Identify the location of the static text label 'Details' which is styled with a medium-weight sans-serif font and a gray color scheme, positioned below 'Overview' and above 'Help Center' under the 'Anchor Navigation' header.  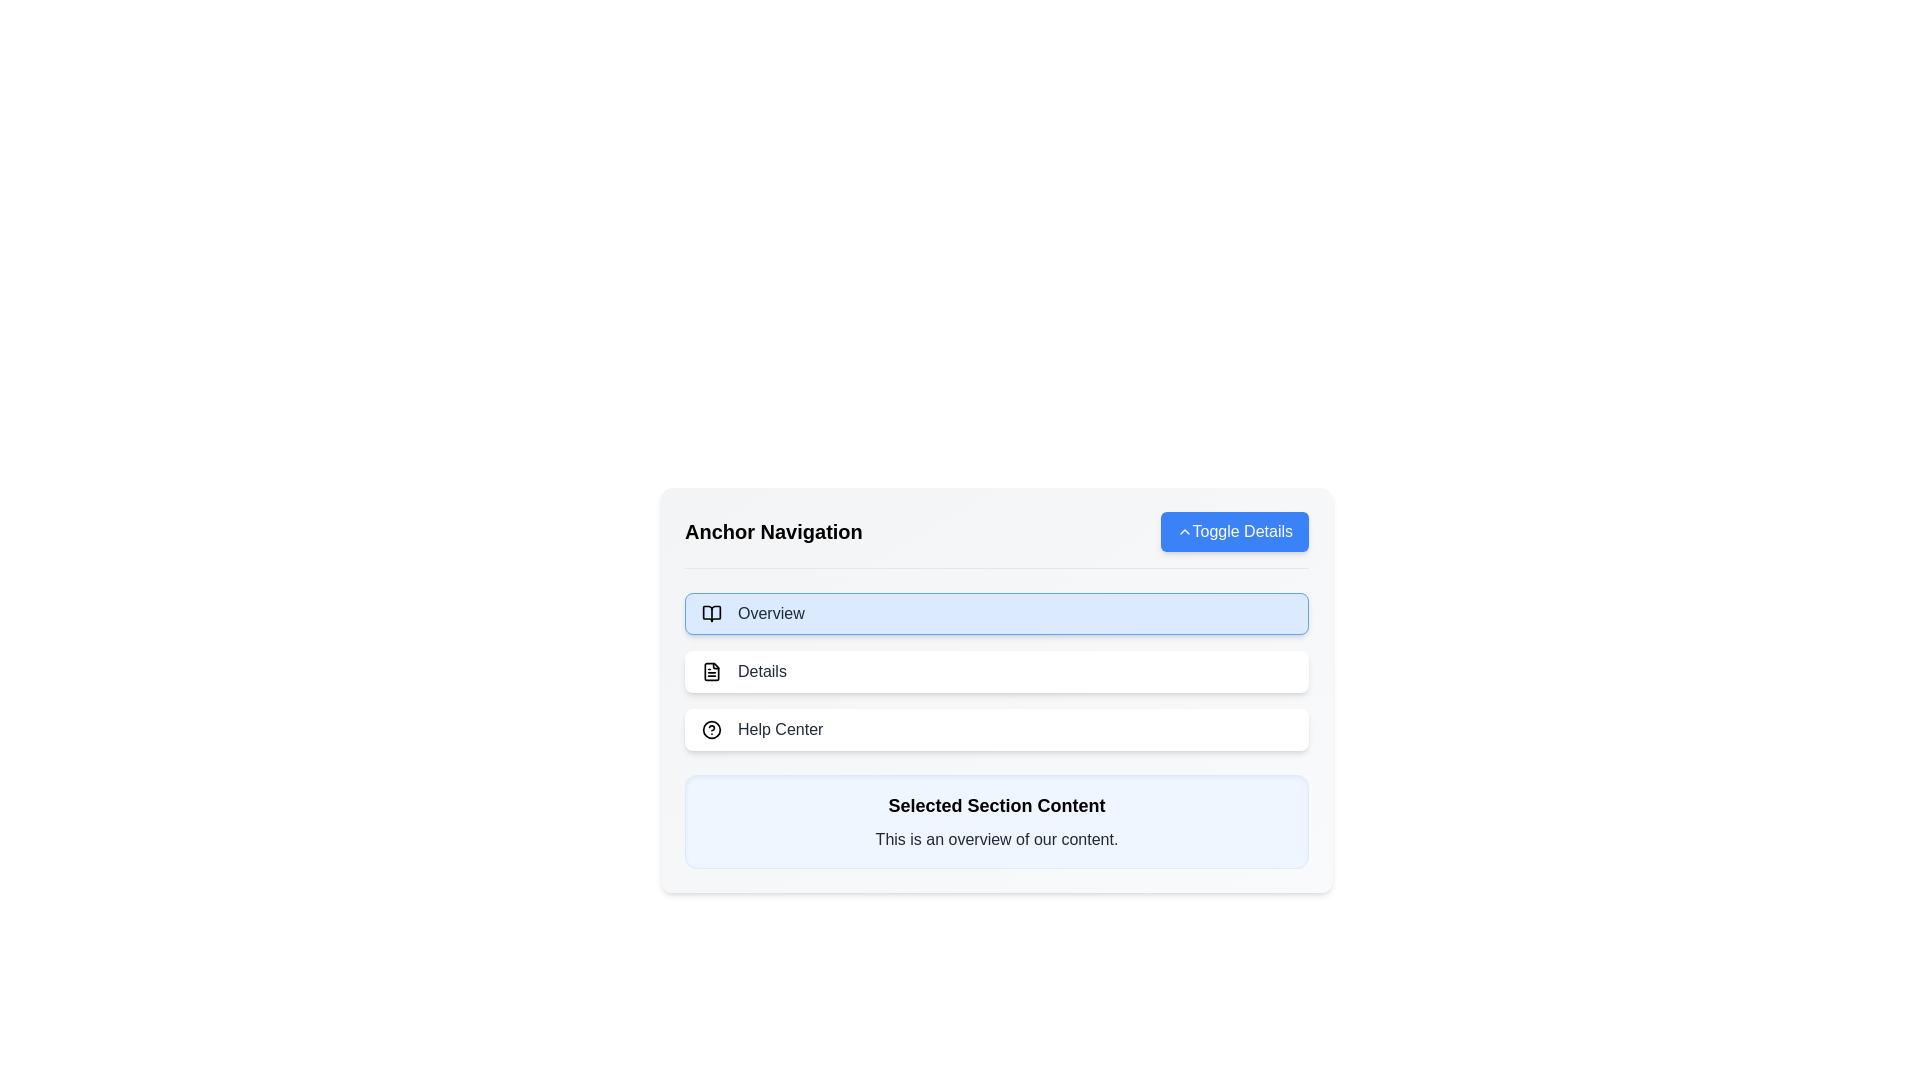
(761, 671).